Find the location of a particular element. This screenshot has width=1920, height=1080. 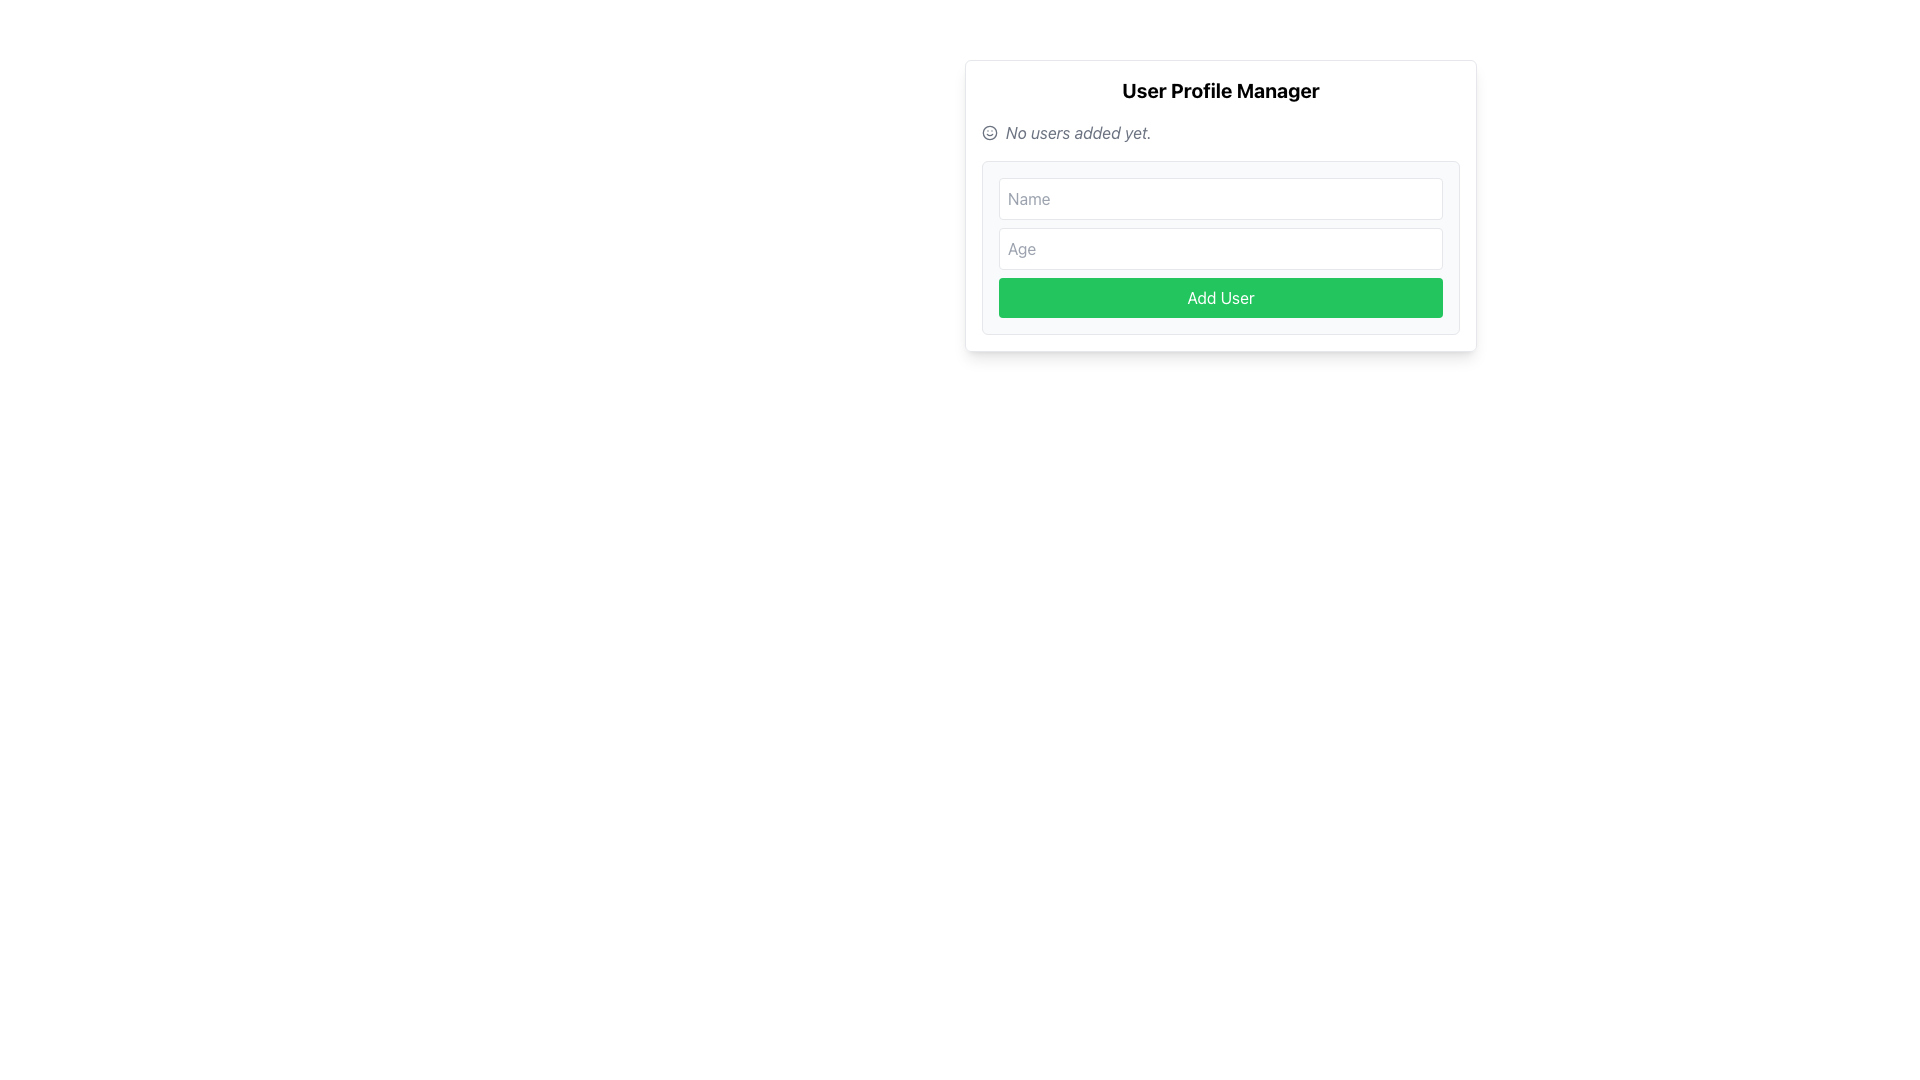

the input box in the User Profile Manager form is located at coordinates (1219, 205).